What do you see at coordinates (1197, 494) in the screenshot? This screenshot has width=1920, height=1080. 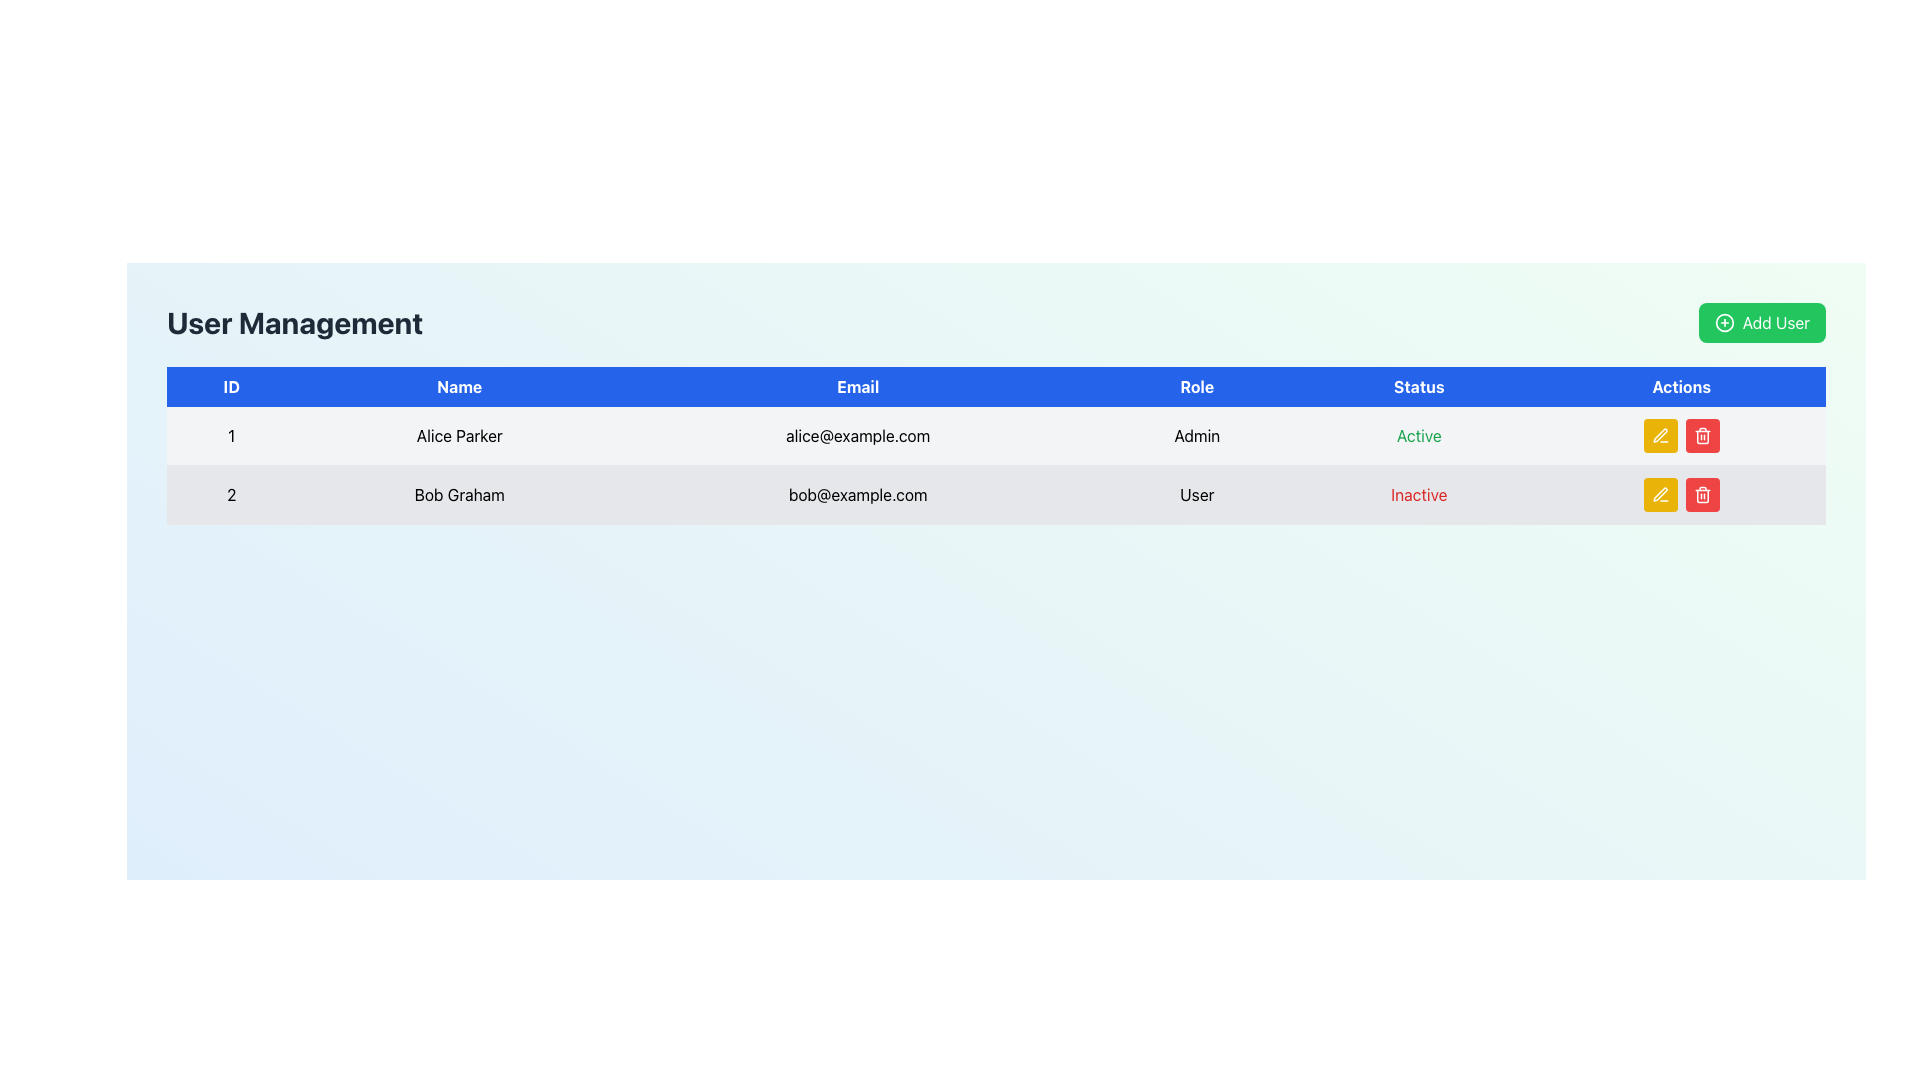 I see `text content of the Text Label indicating the role of user 'Bob Graham' in the second row of the table under the 'Role' column` at bounding box center [1197, 494].